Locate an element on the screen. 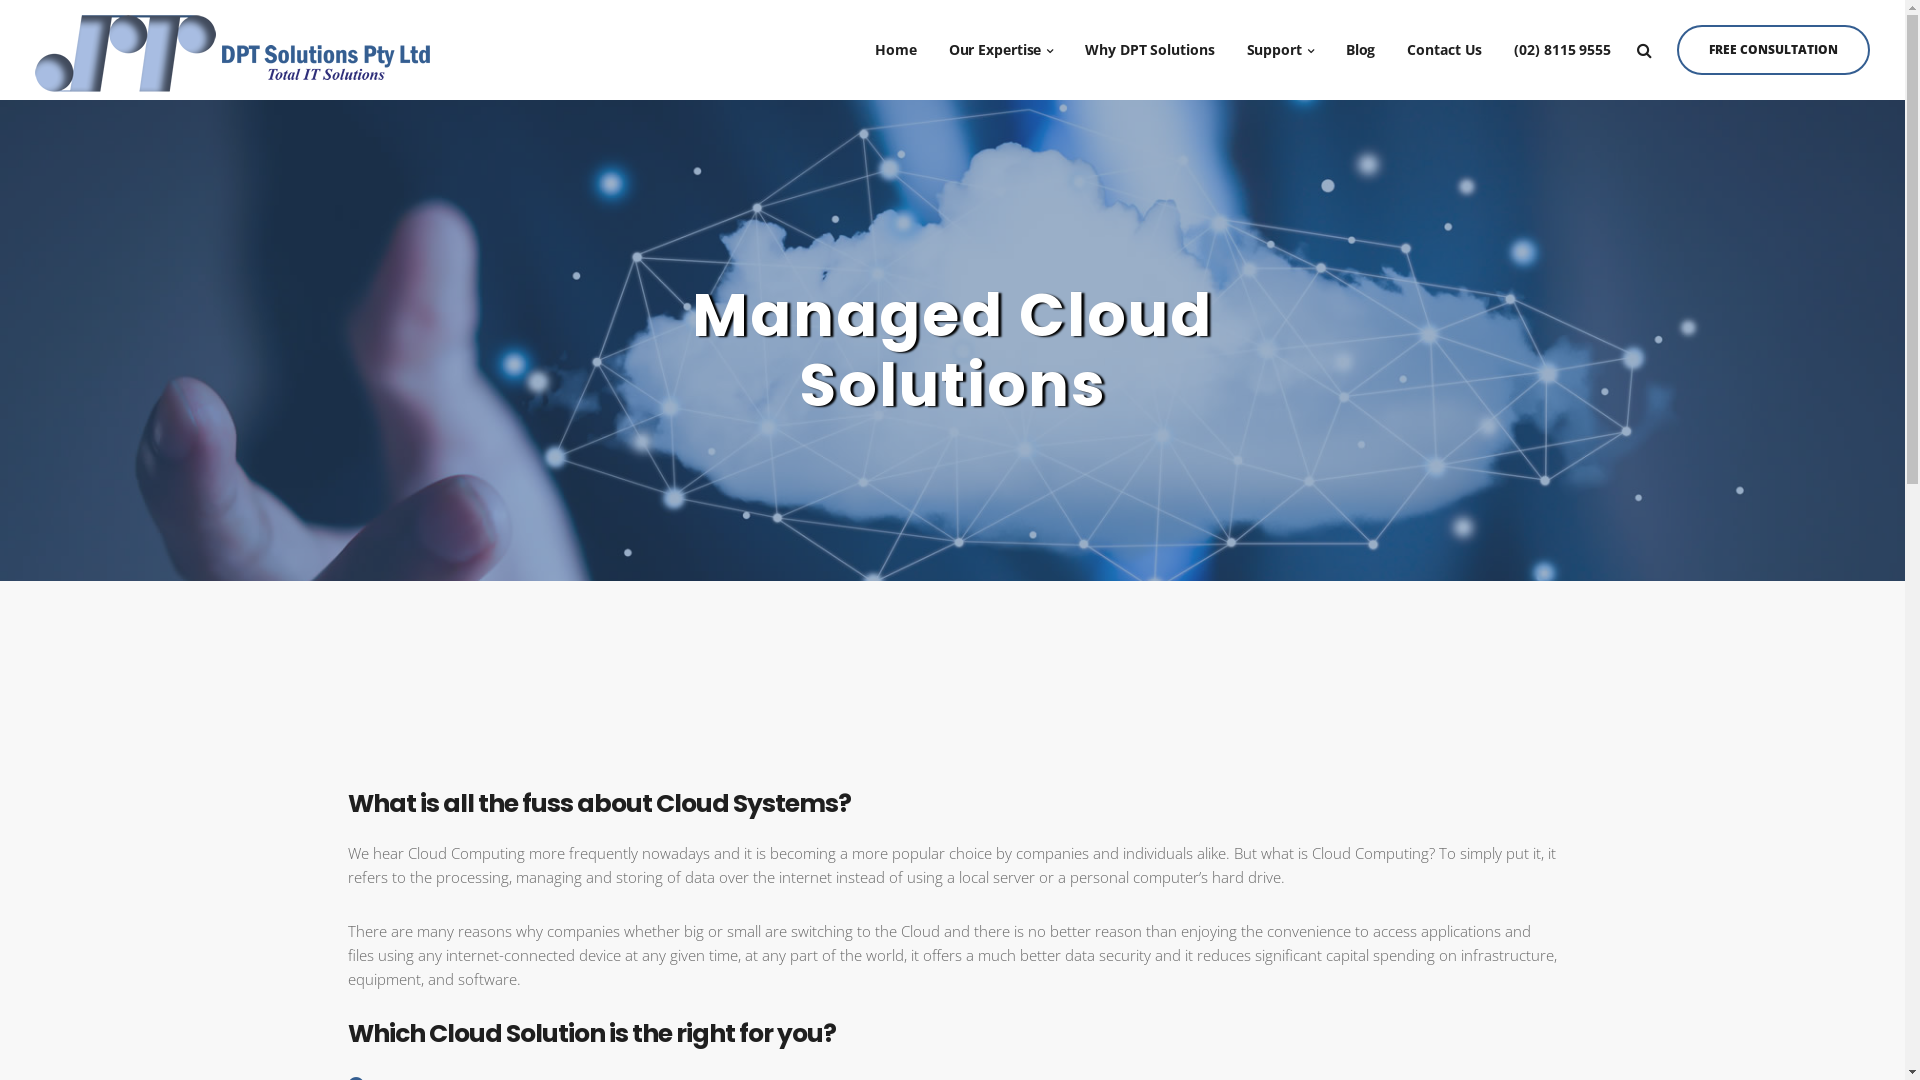 This screenshot has width=1920, height=1080. 'FREE CONSULTATION' is located at coordinates (1773, 49).